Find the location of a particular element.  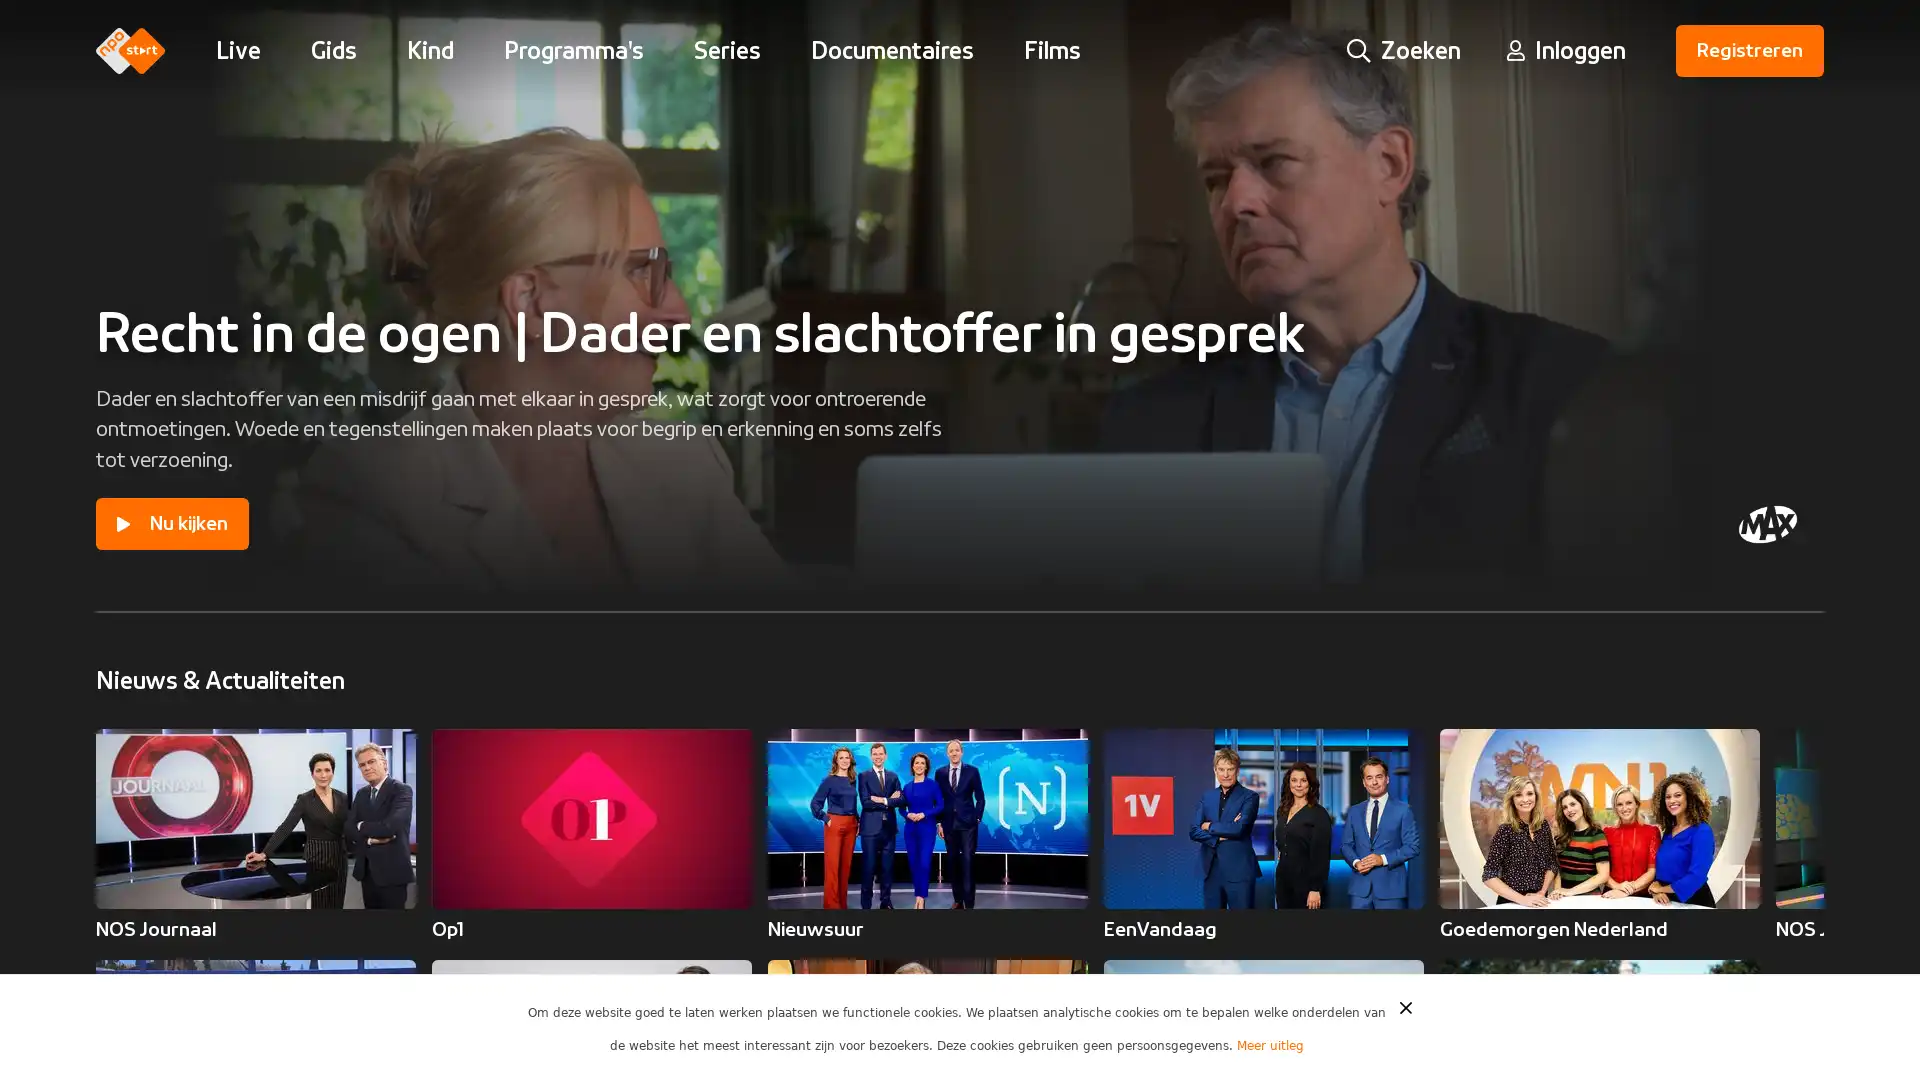

Previous is located at coordinates (1771, 818).